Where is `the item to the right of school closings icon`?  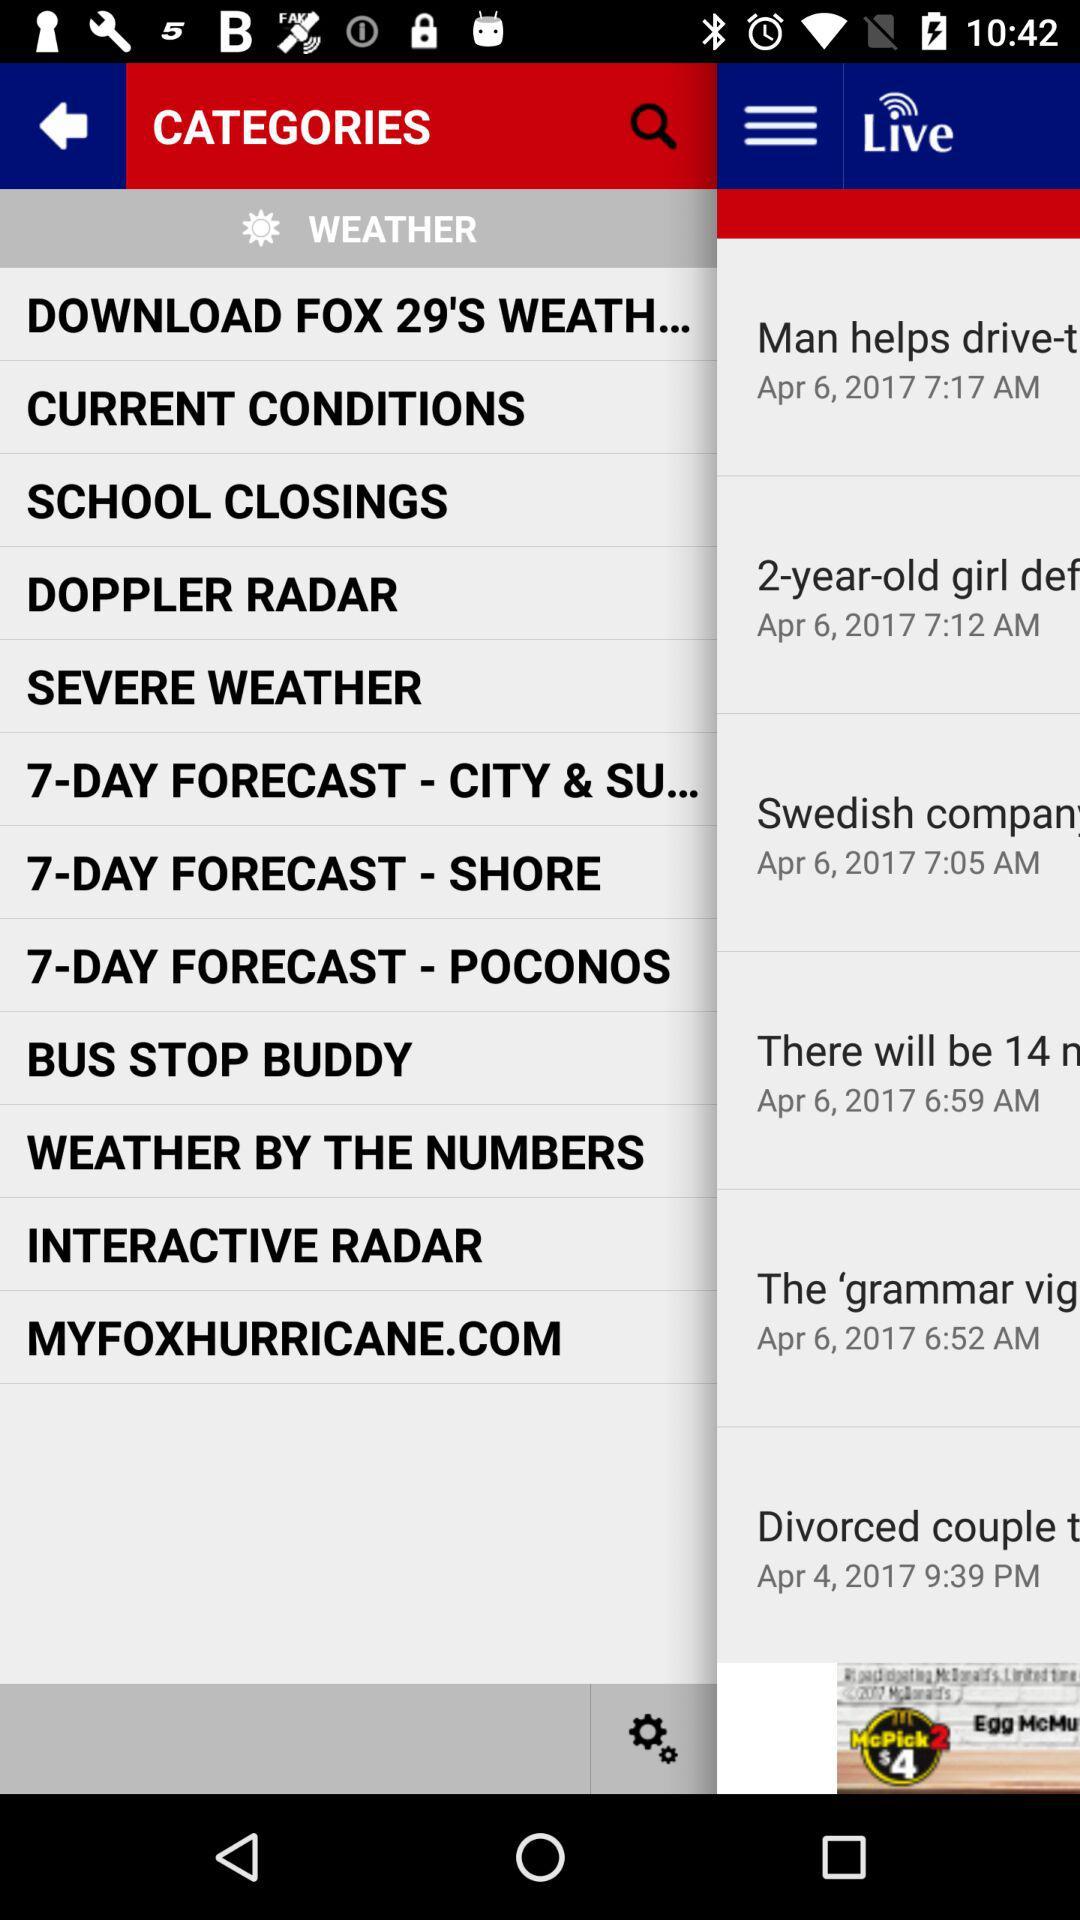
the item to the right of school closings icon is located at coordinates (918, 572).